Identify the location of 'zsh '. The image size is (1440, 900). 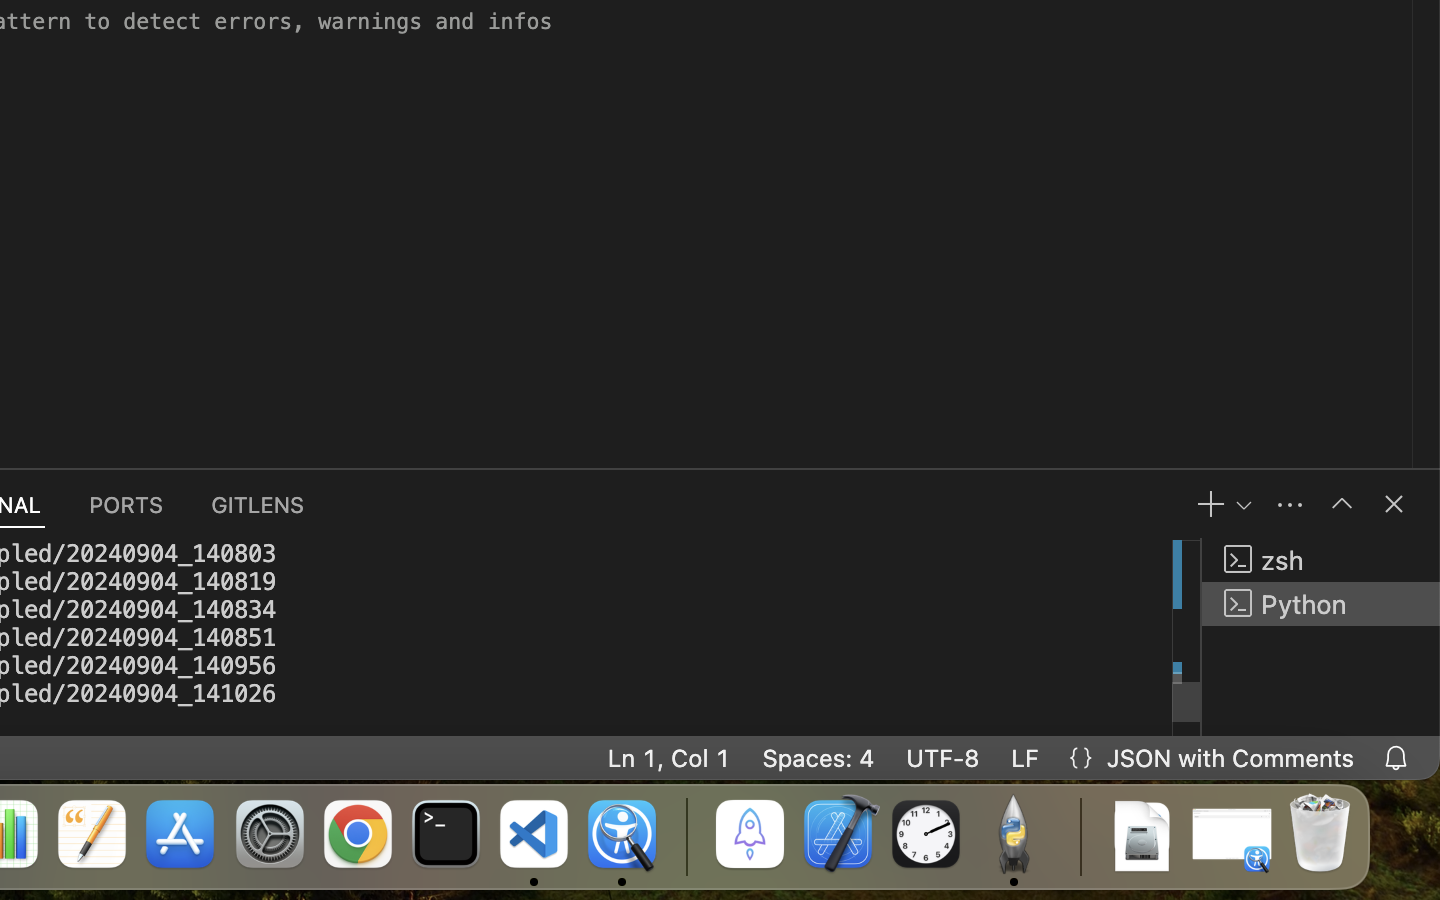
(1320, 558).